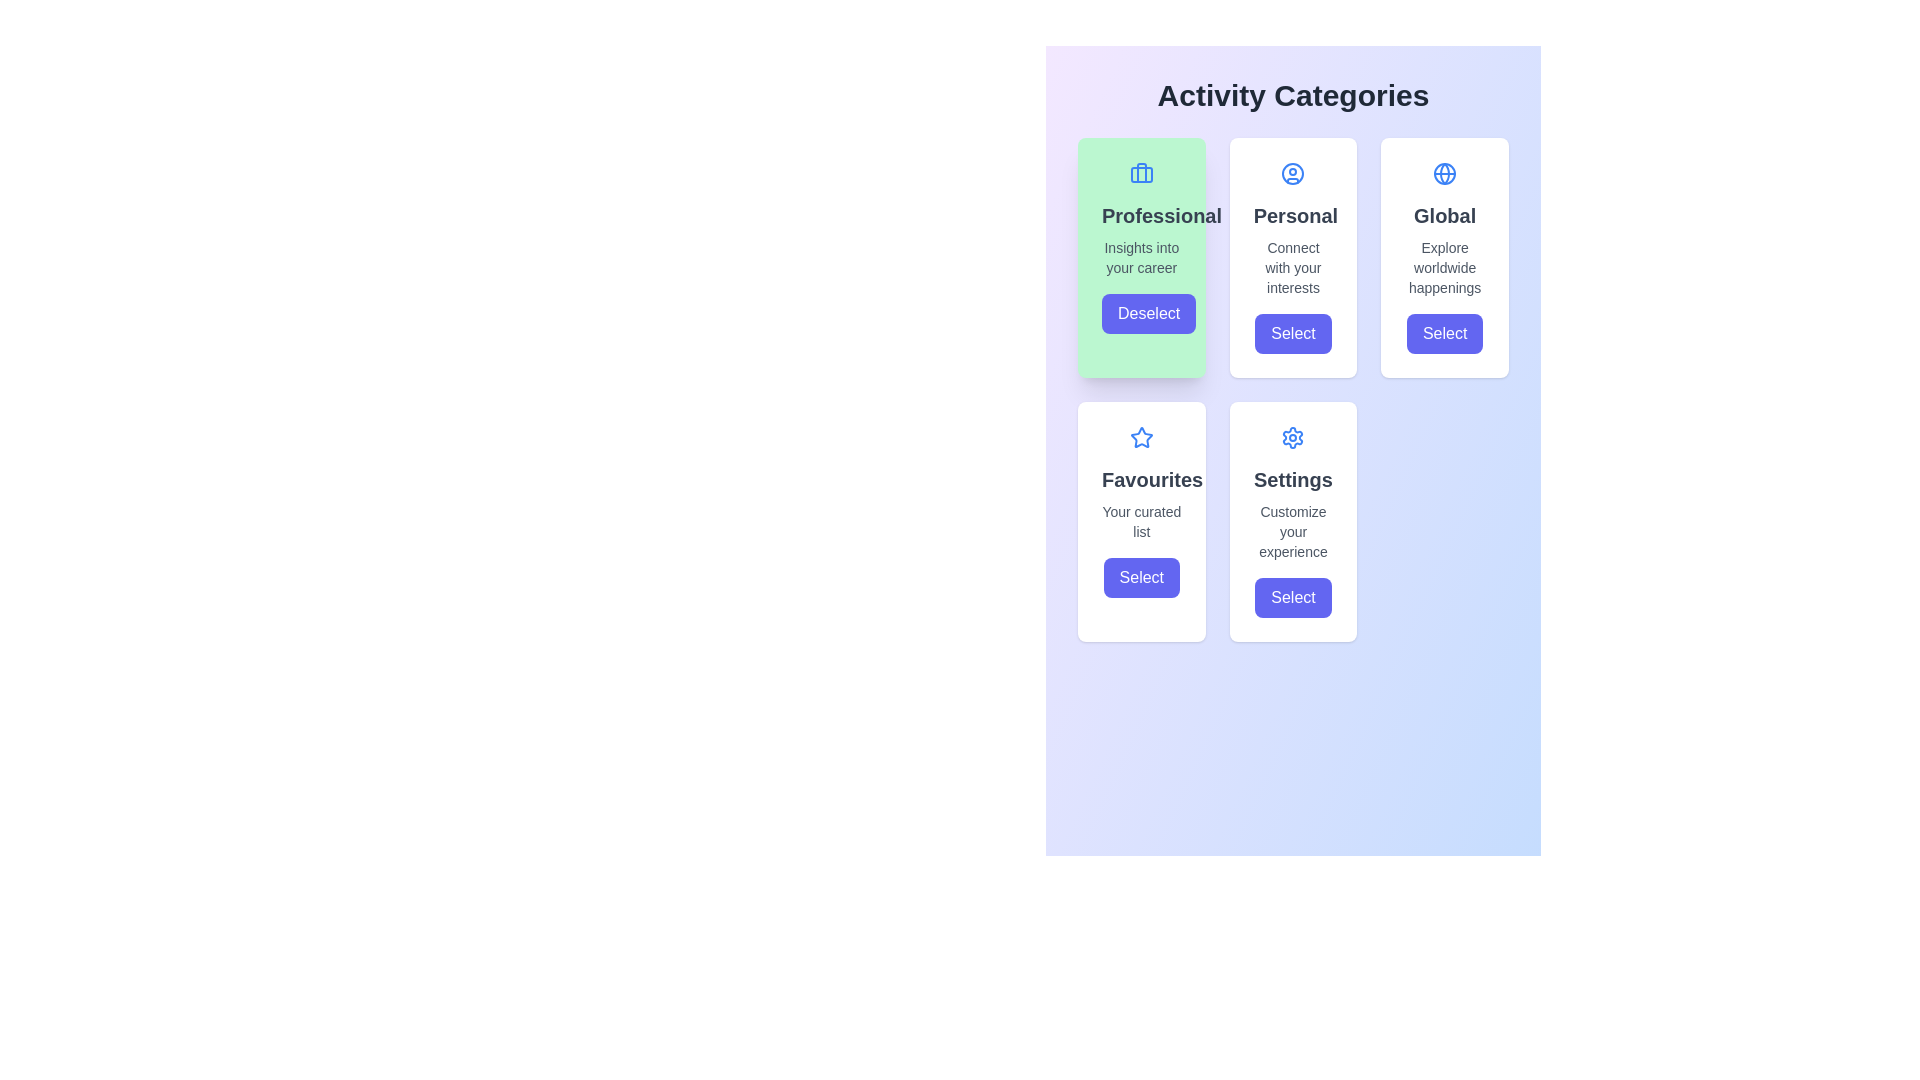 The image size is (1920, 1080). What do you see at coordinates (1141, 437) in the screenshot?
I see `the favorites icon located above the 'Favourites' text, centrally aligned within the 'Favourites' card` at bounding box center [1141, 437].